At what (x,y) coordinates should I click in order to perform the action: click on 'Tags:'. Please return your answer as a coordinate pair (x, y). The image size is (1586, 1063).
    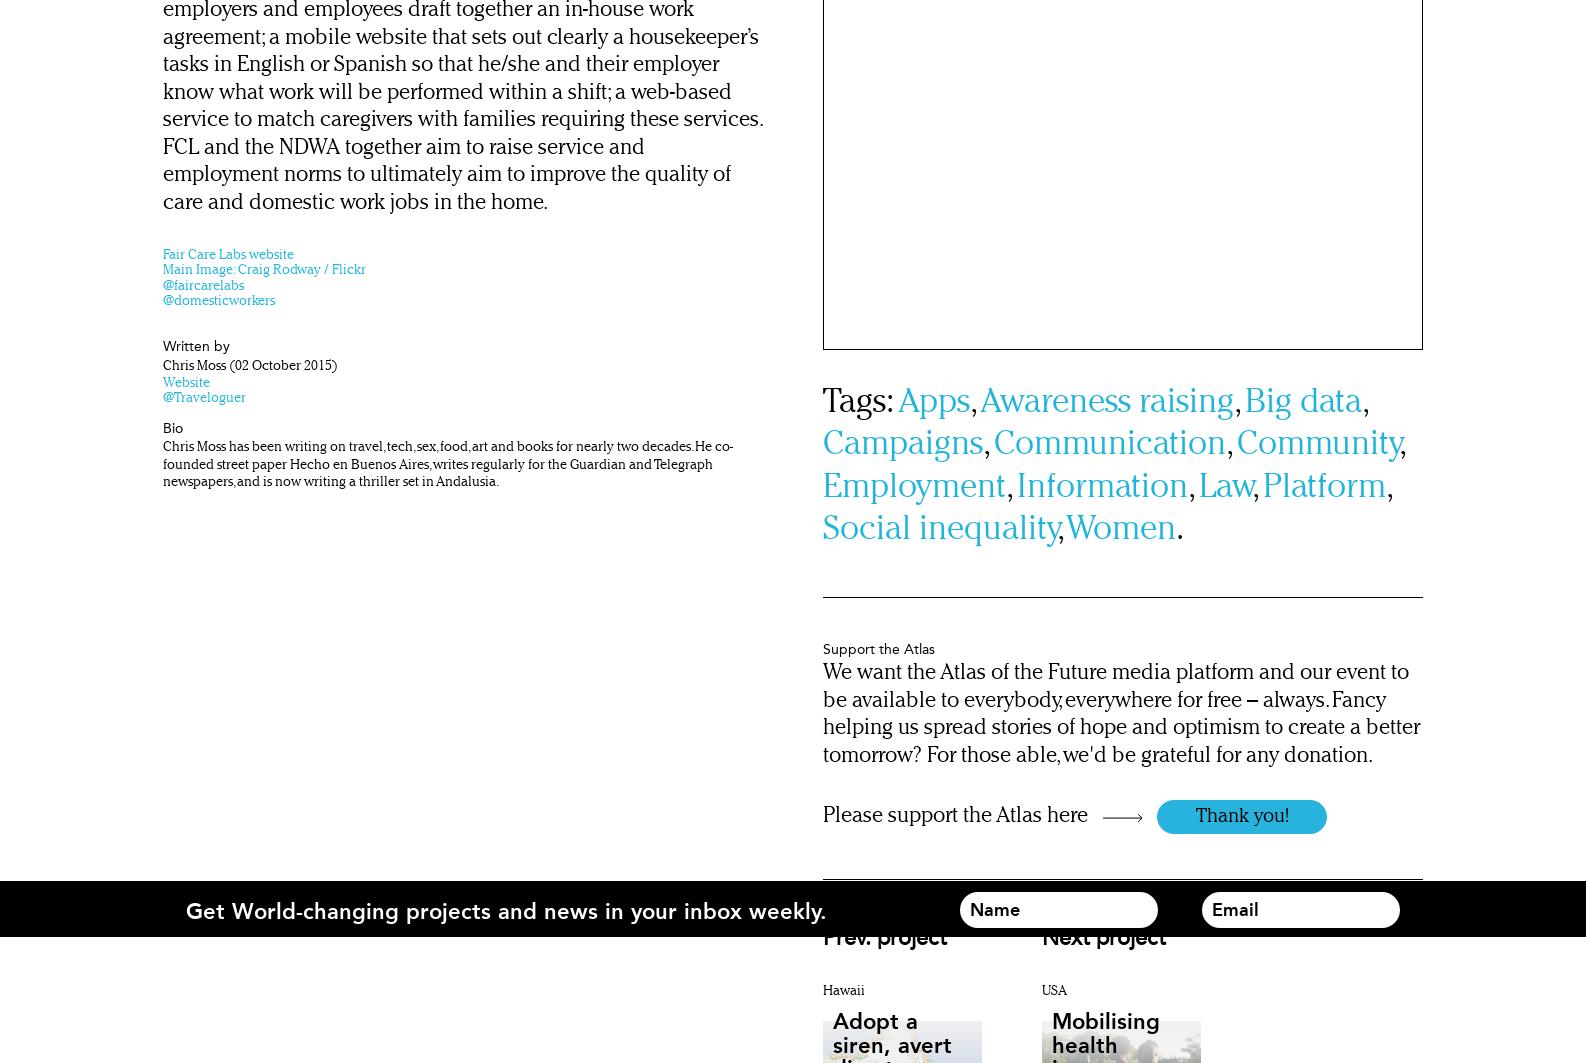
    Looking at the image, I should click on (860, 402).